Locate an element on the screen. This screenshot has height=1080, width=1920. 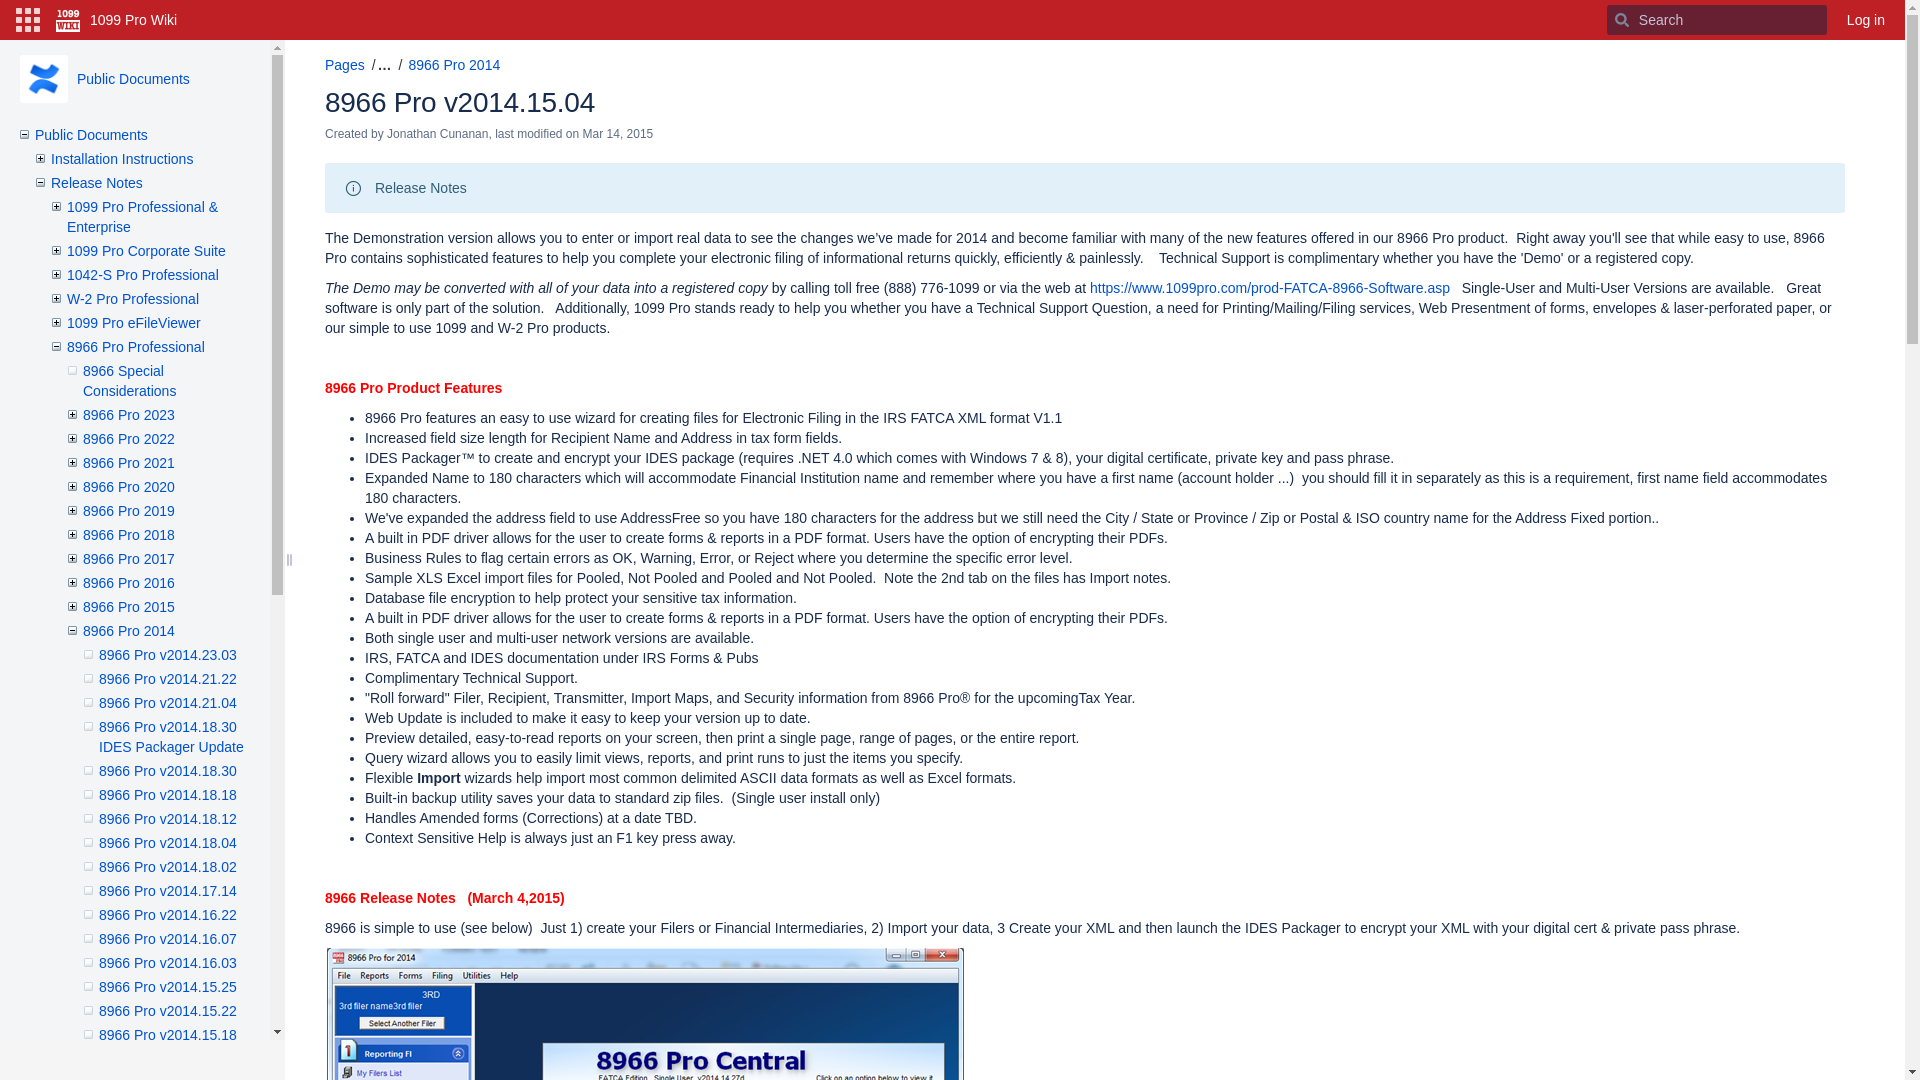
'Public Documents' is located at coordinates (132, 77).